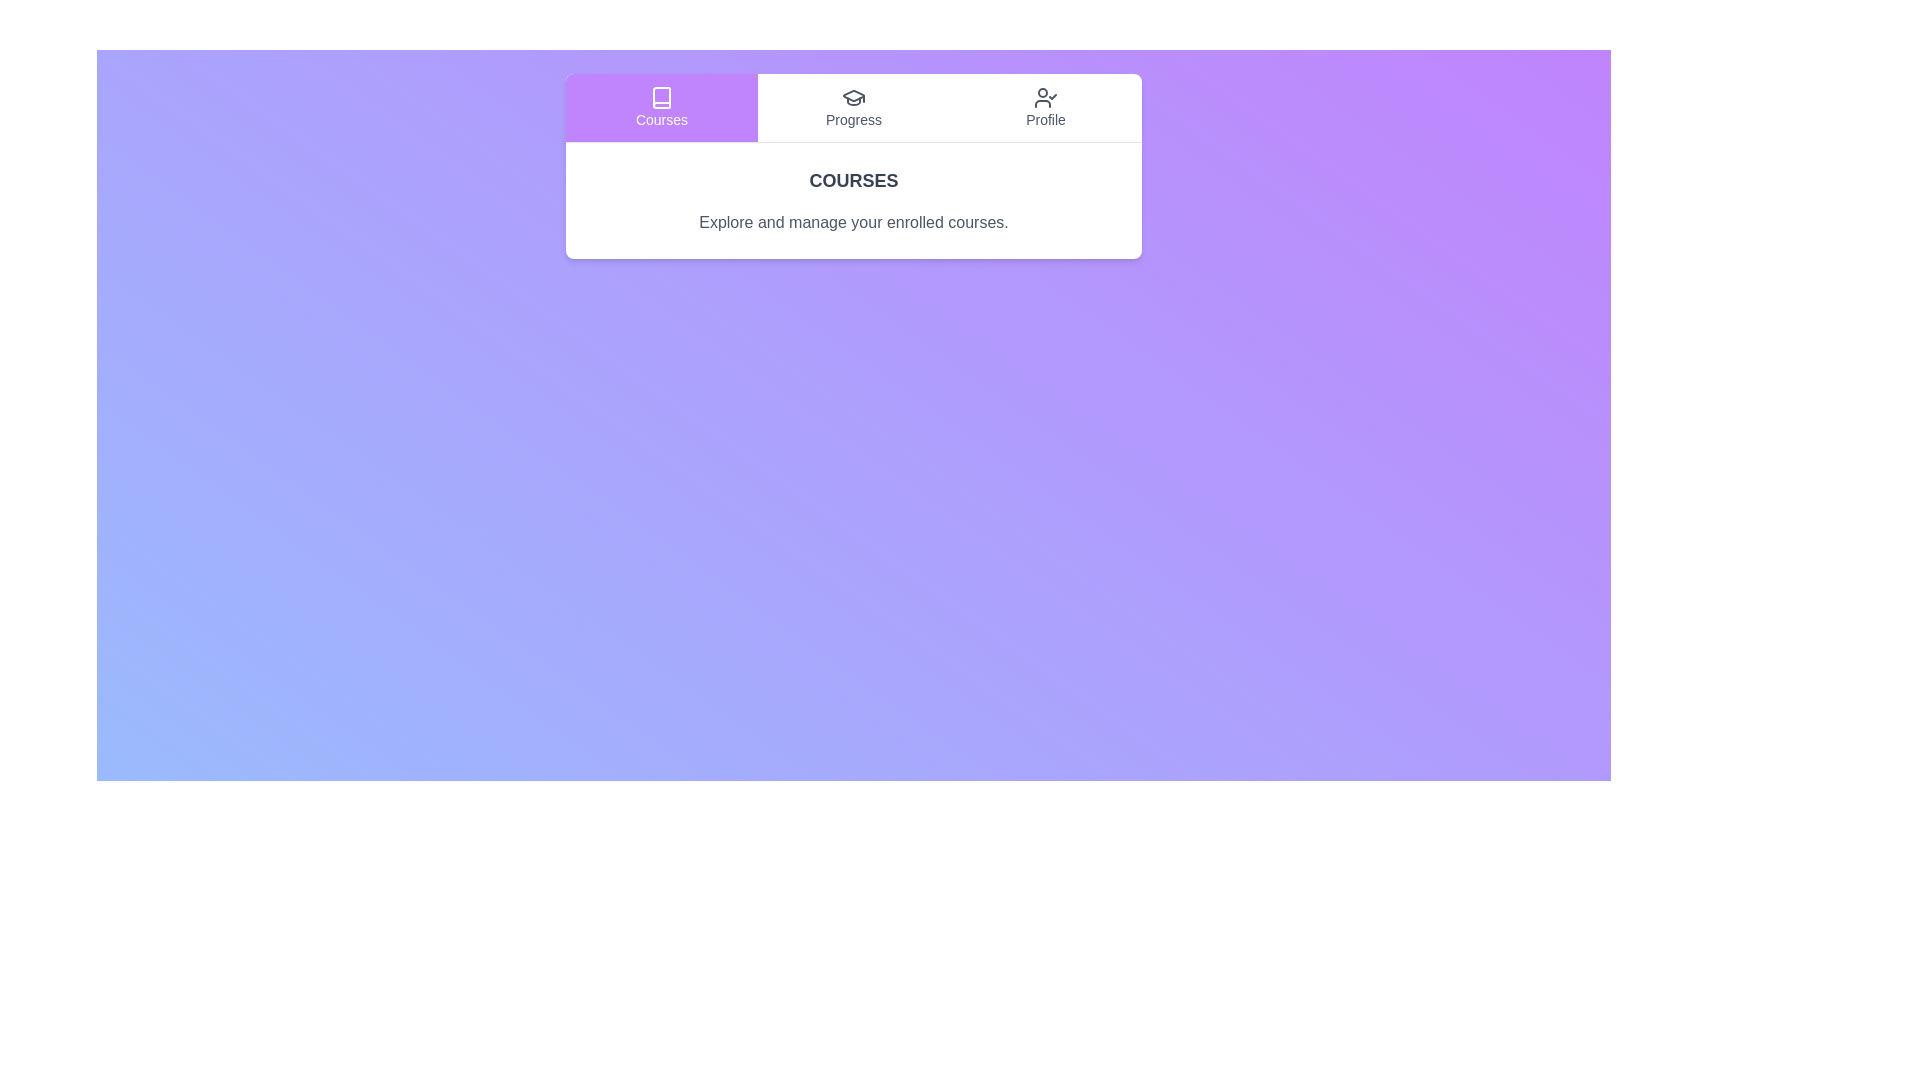 The height and width of the screenshot is (1080, 1920). I want to click on the Profile tab by clicking on its button, so click(1045, 108).